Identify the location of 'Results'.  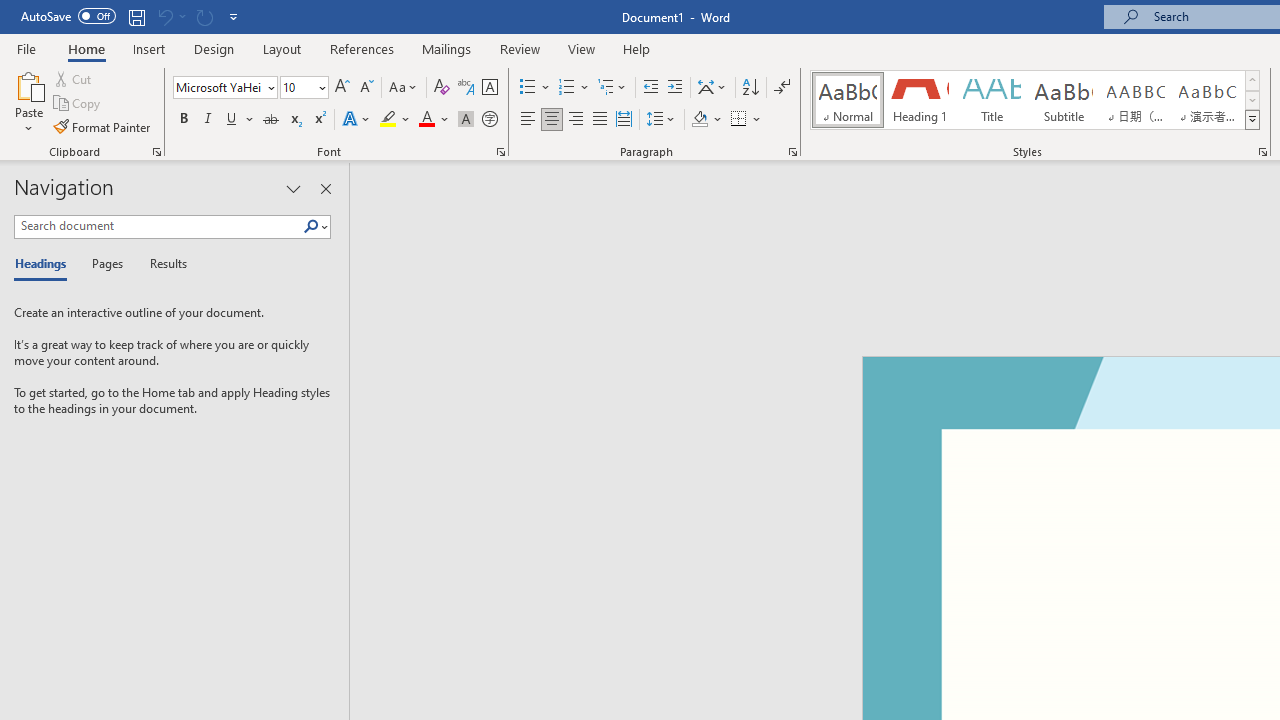
(161, 264).